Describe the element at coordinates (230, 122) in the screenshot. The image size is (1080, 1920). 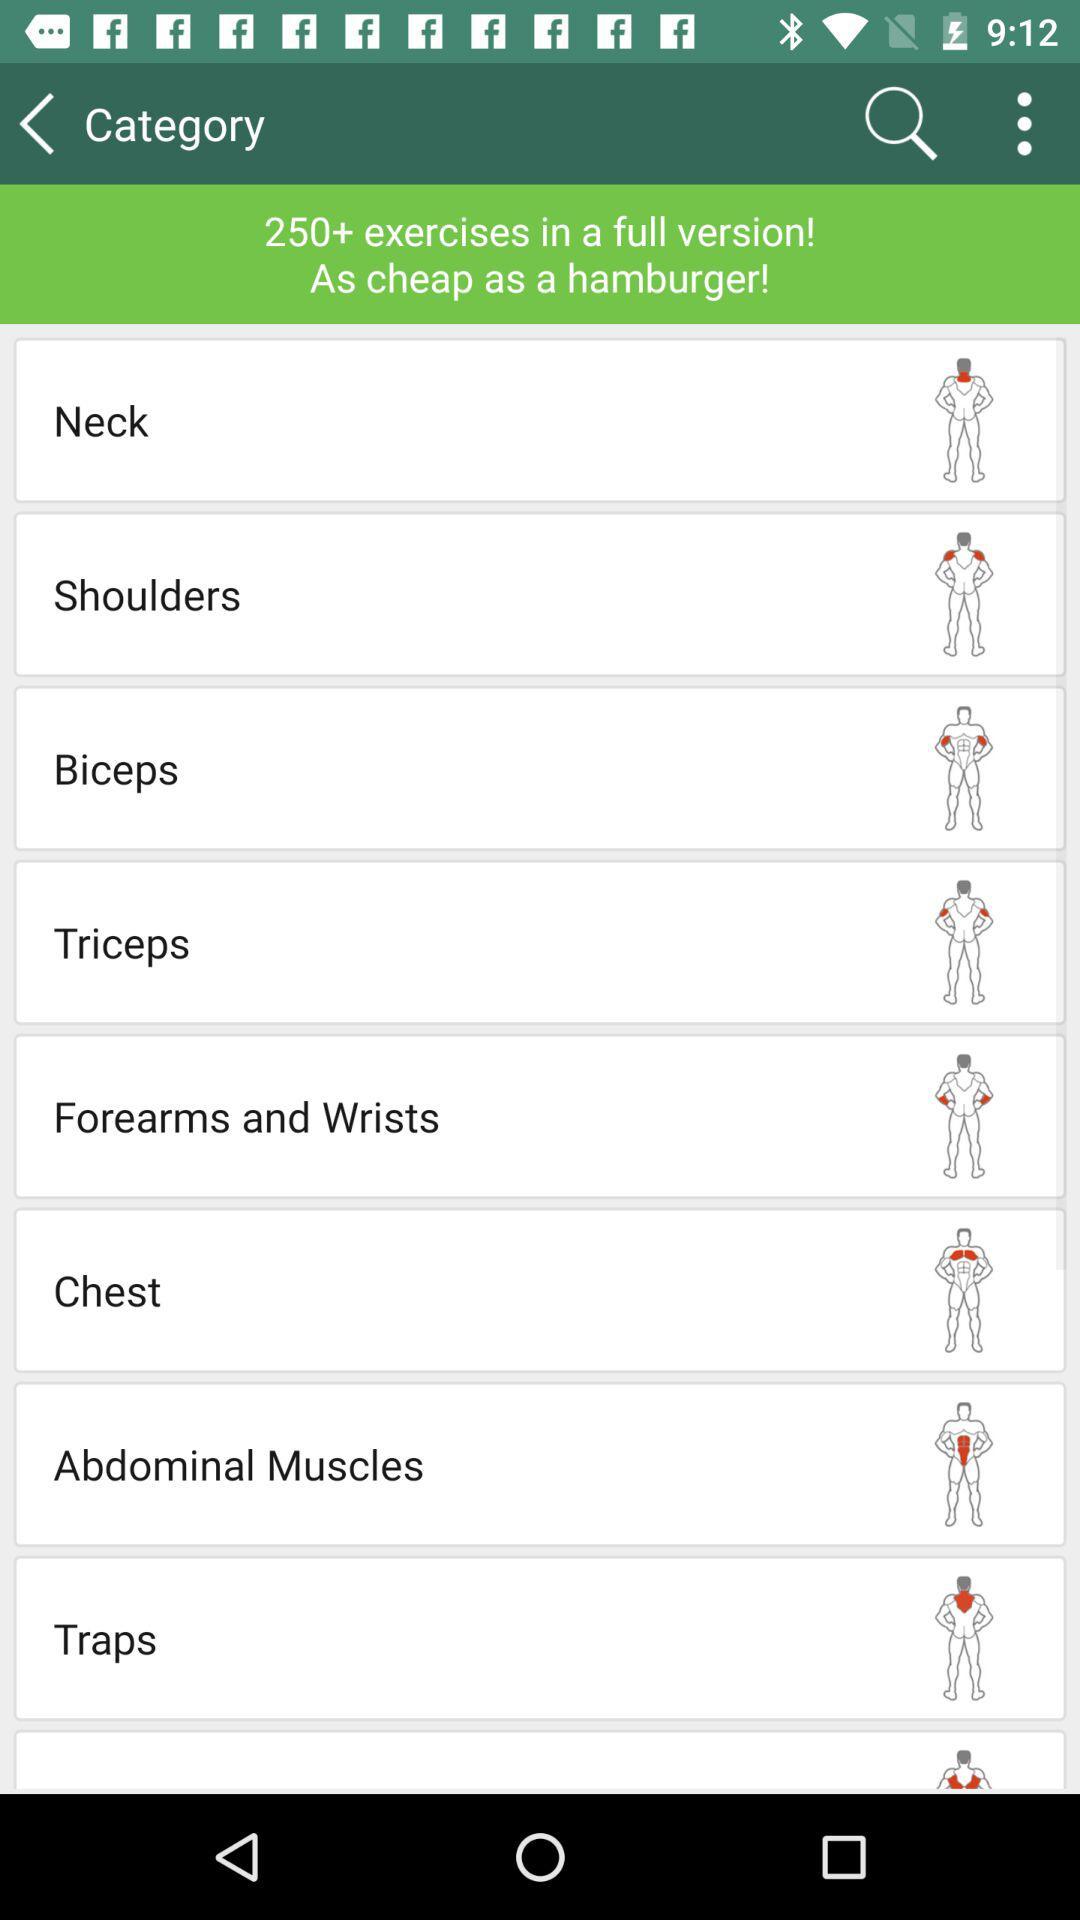
I see `the item at the top left corner` at that location.